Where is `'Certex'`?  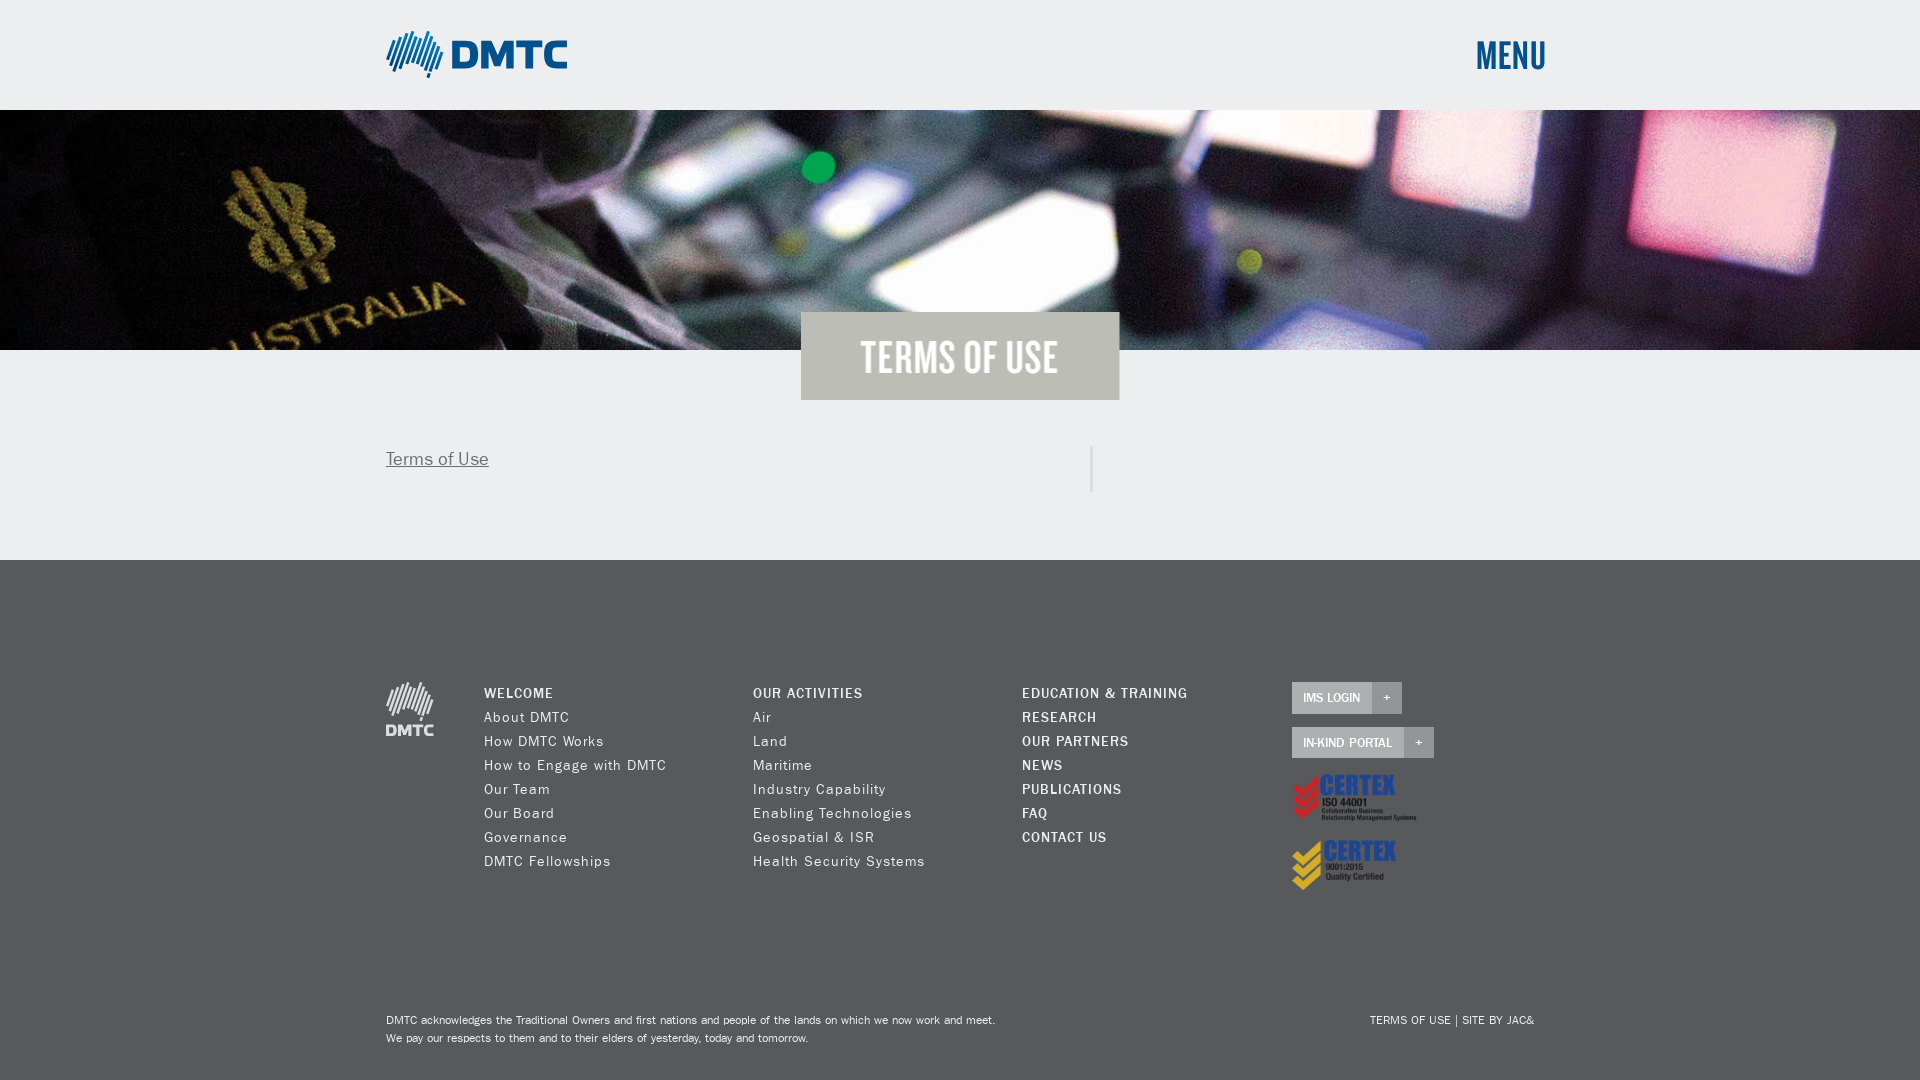
'Certex' is located at coordinates (1354, 797).